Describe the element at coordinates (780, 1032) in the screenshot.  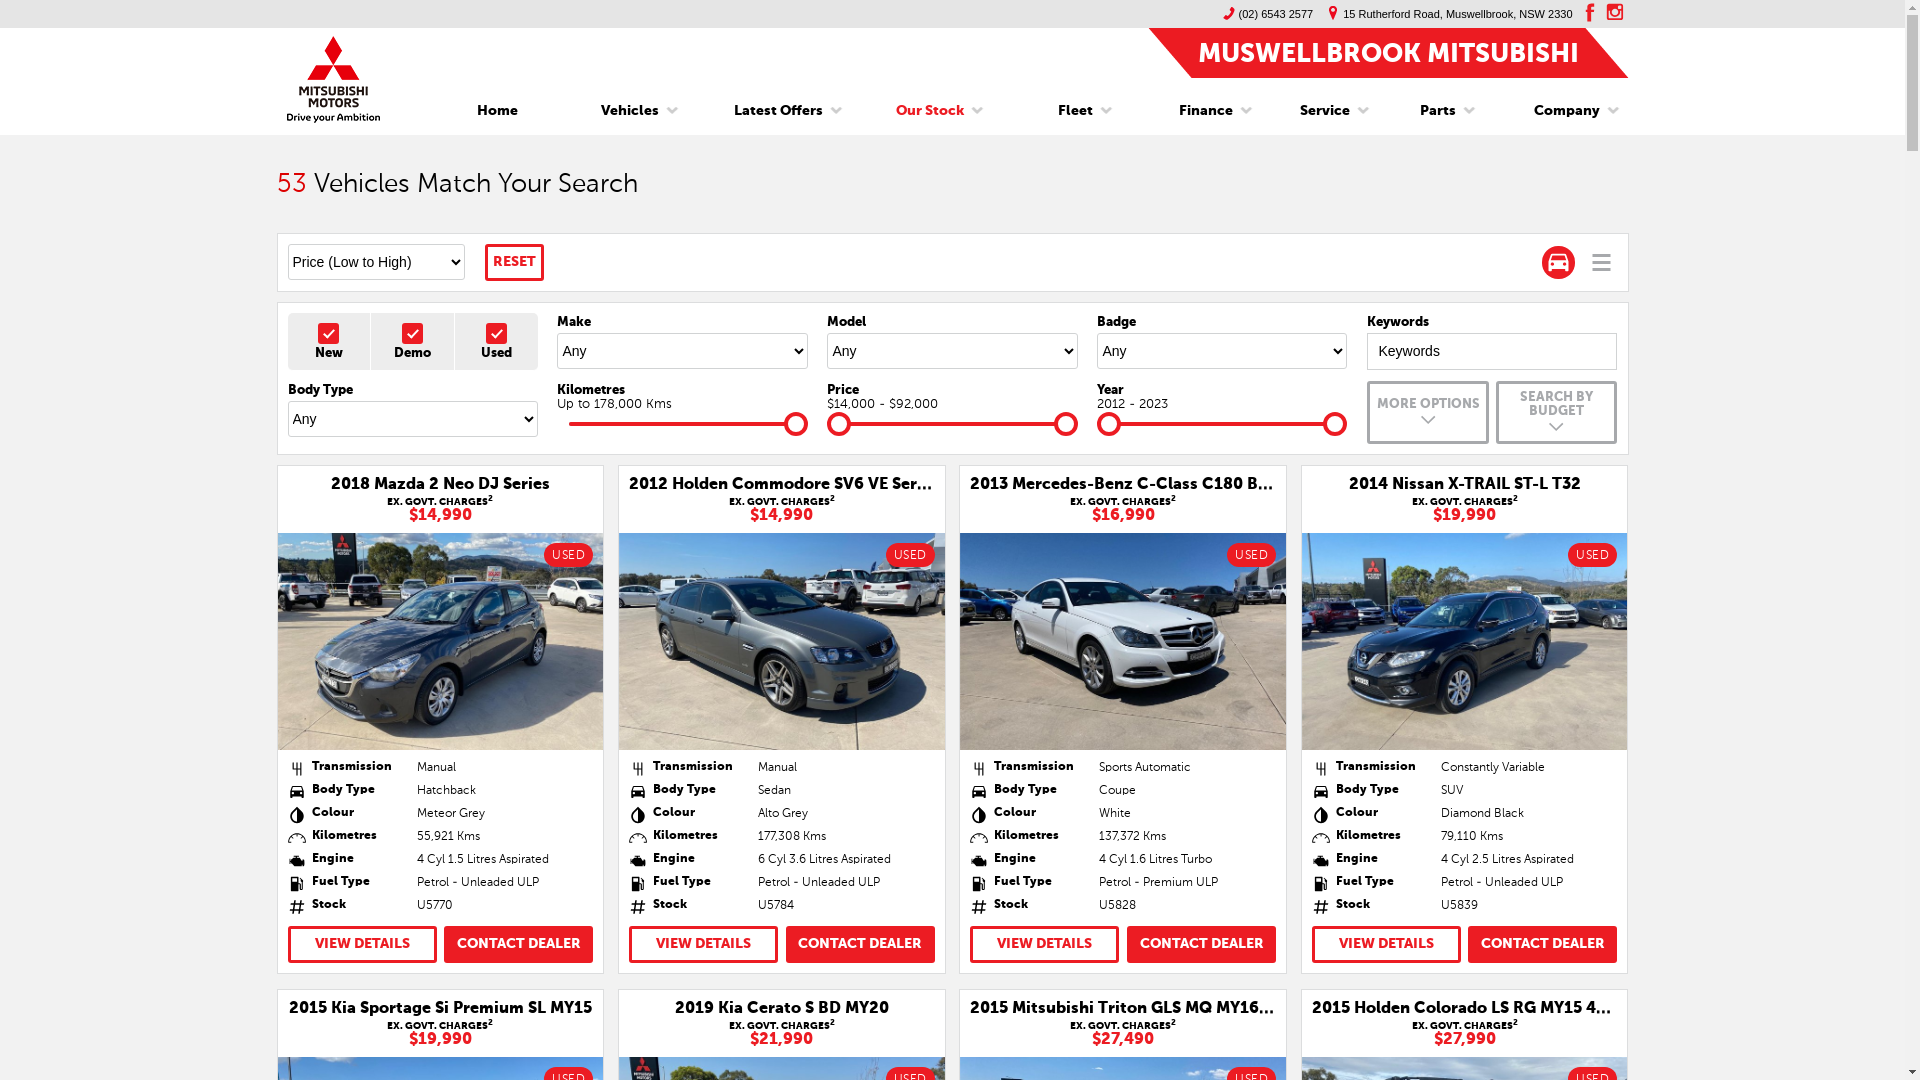
I see `'EX. GOVT. CHARGES2` at that location.